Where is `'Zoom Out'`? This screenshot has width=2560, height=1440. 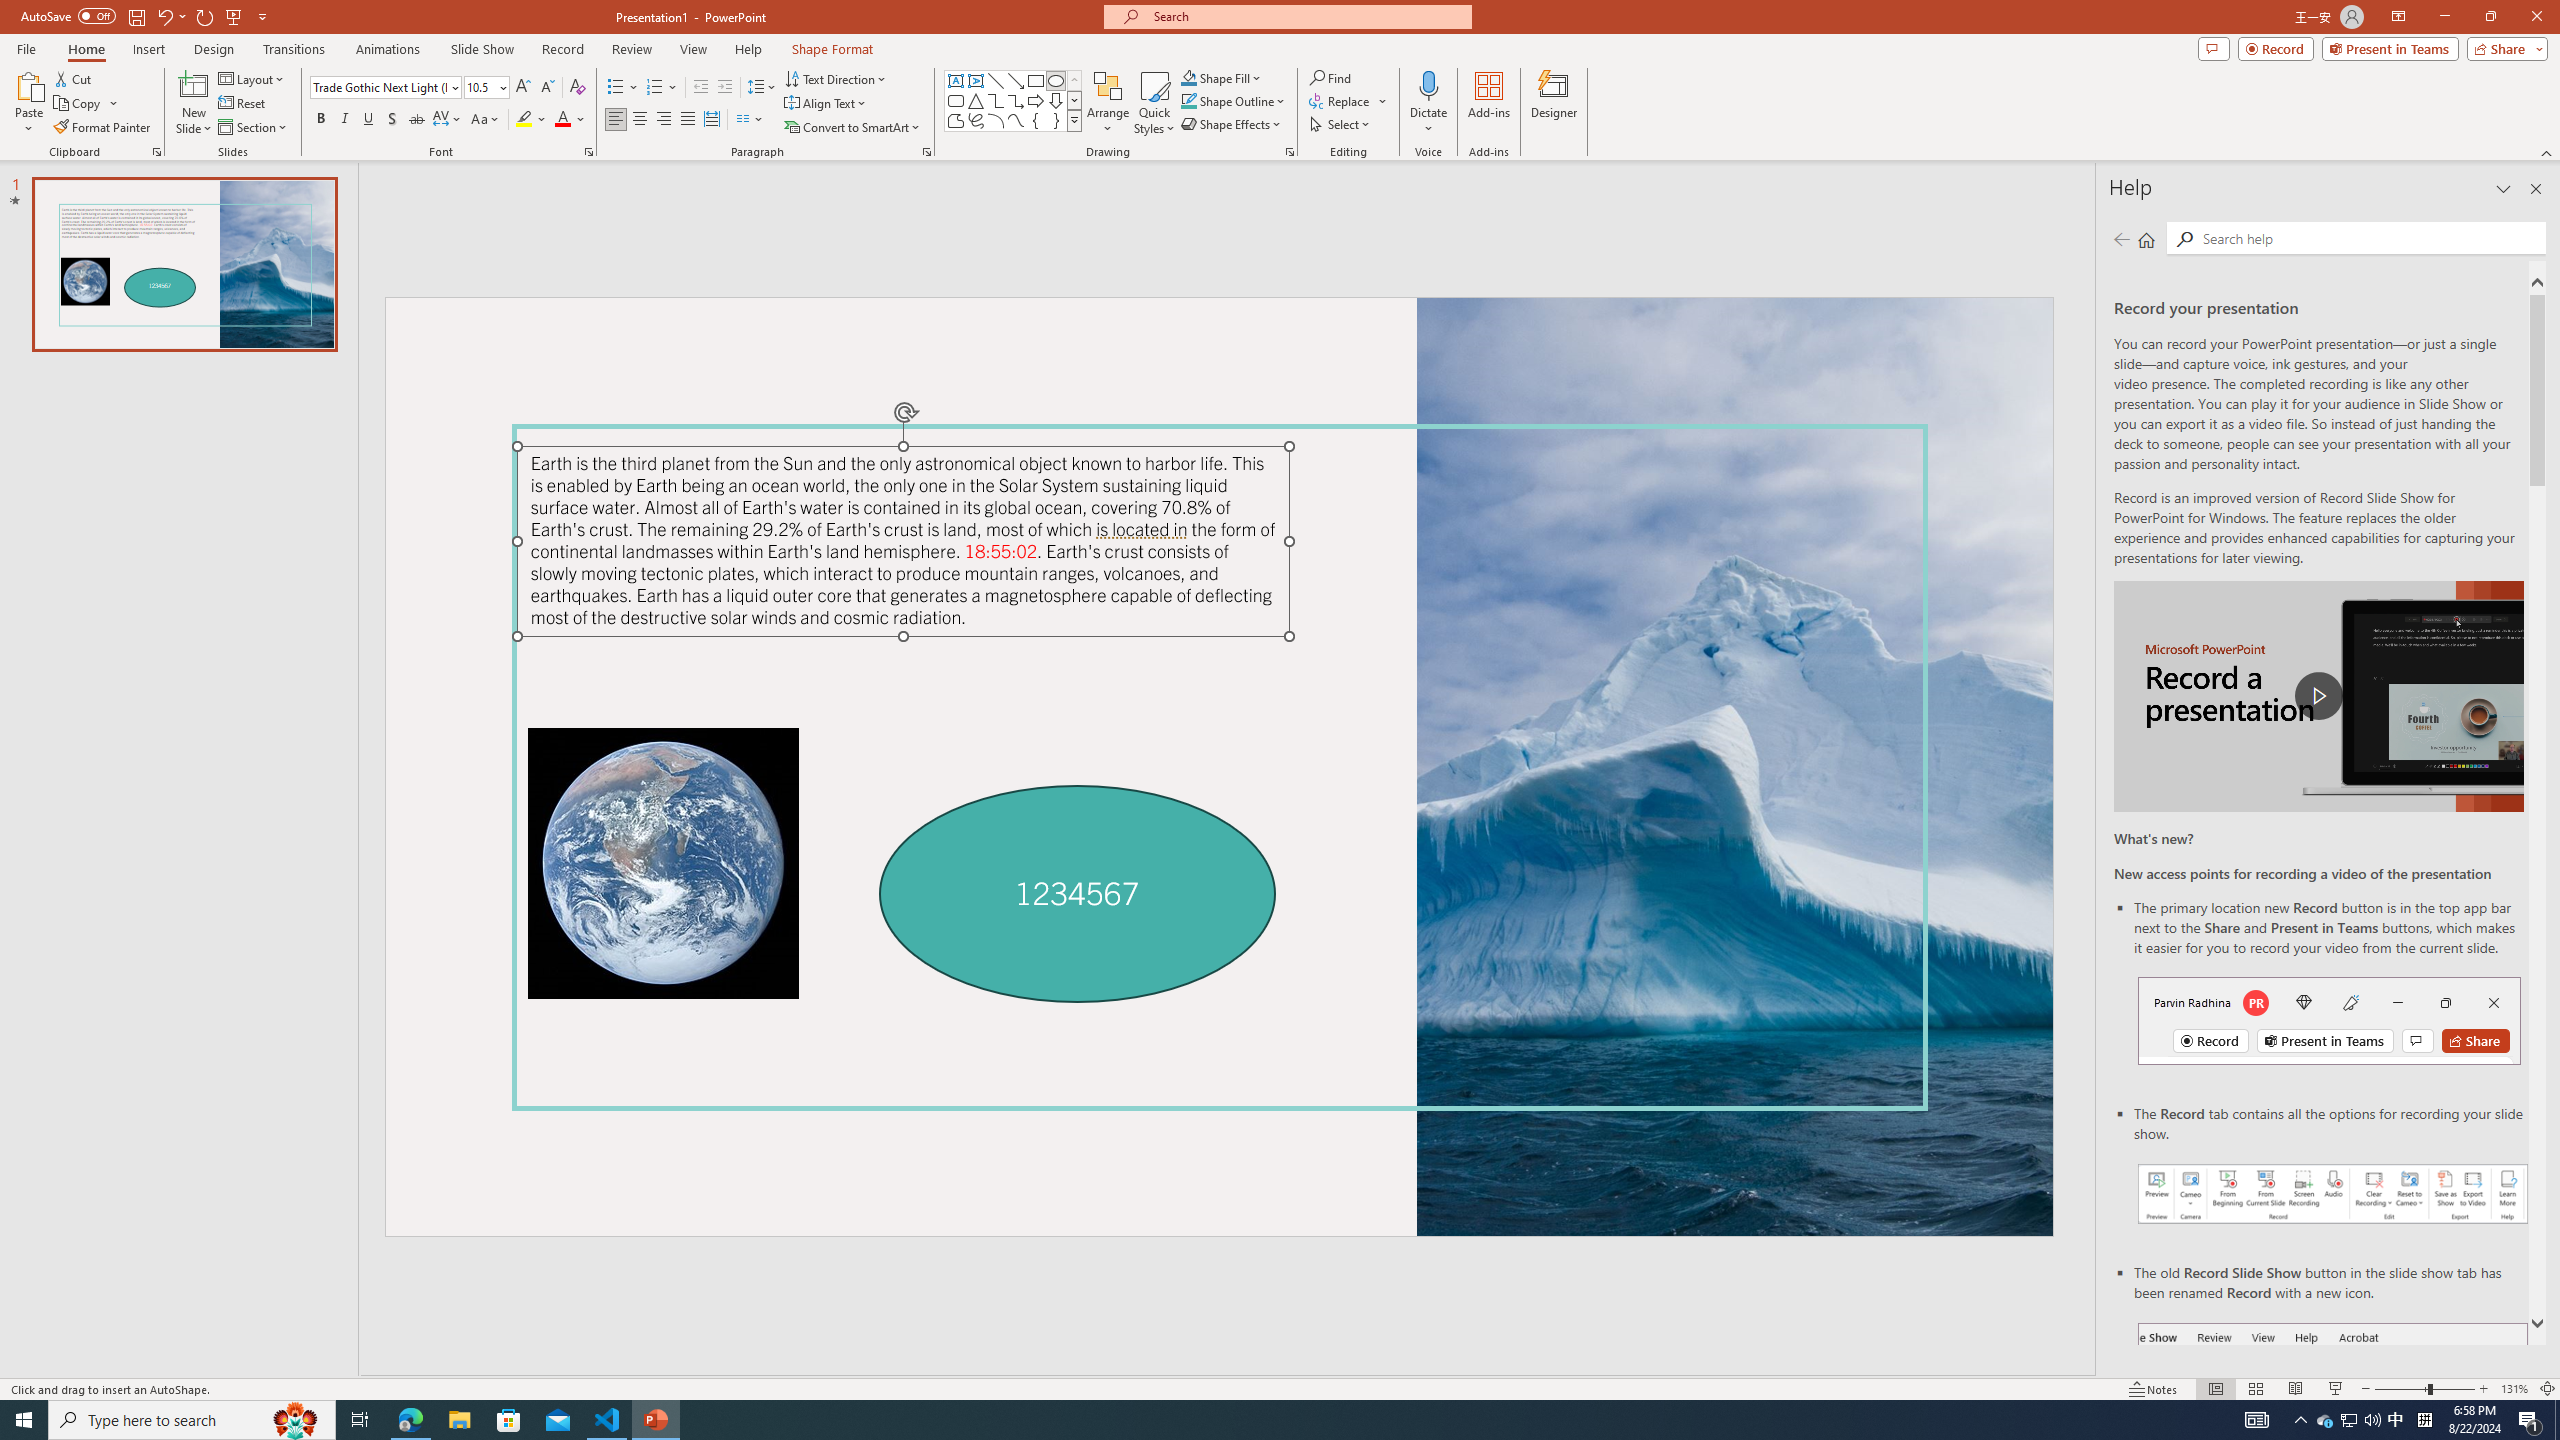
'Zoom Out' is located at coordinates (2401, 1389).